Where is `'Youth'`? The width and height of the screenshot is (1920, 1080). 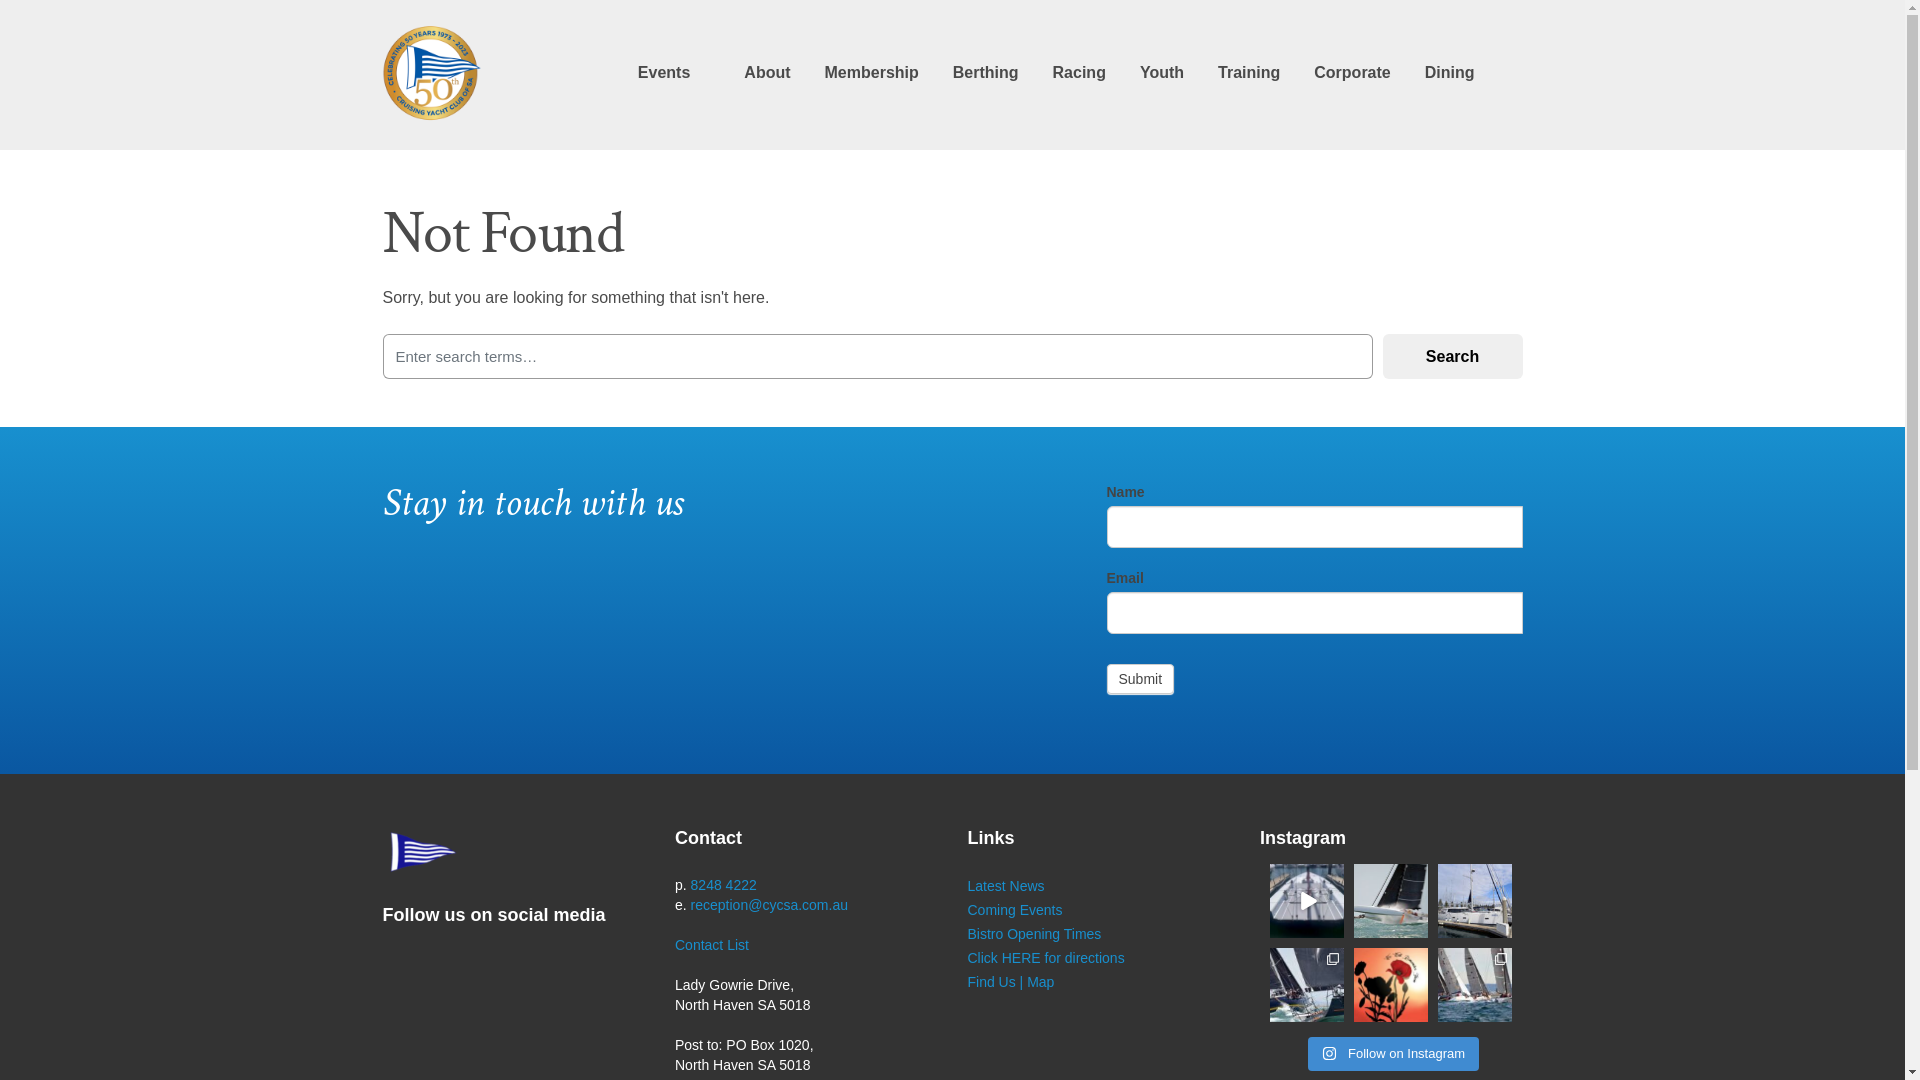
'Youth' is located at coordinates (1161, 72).